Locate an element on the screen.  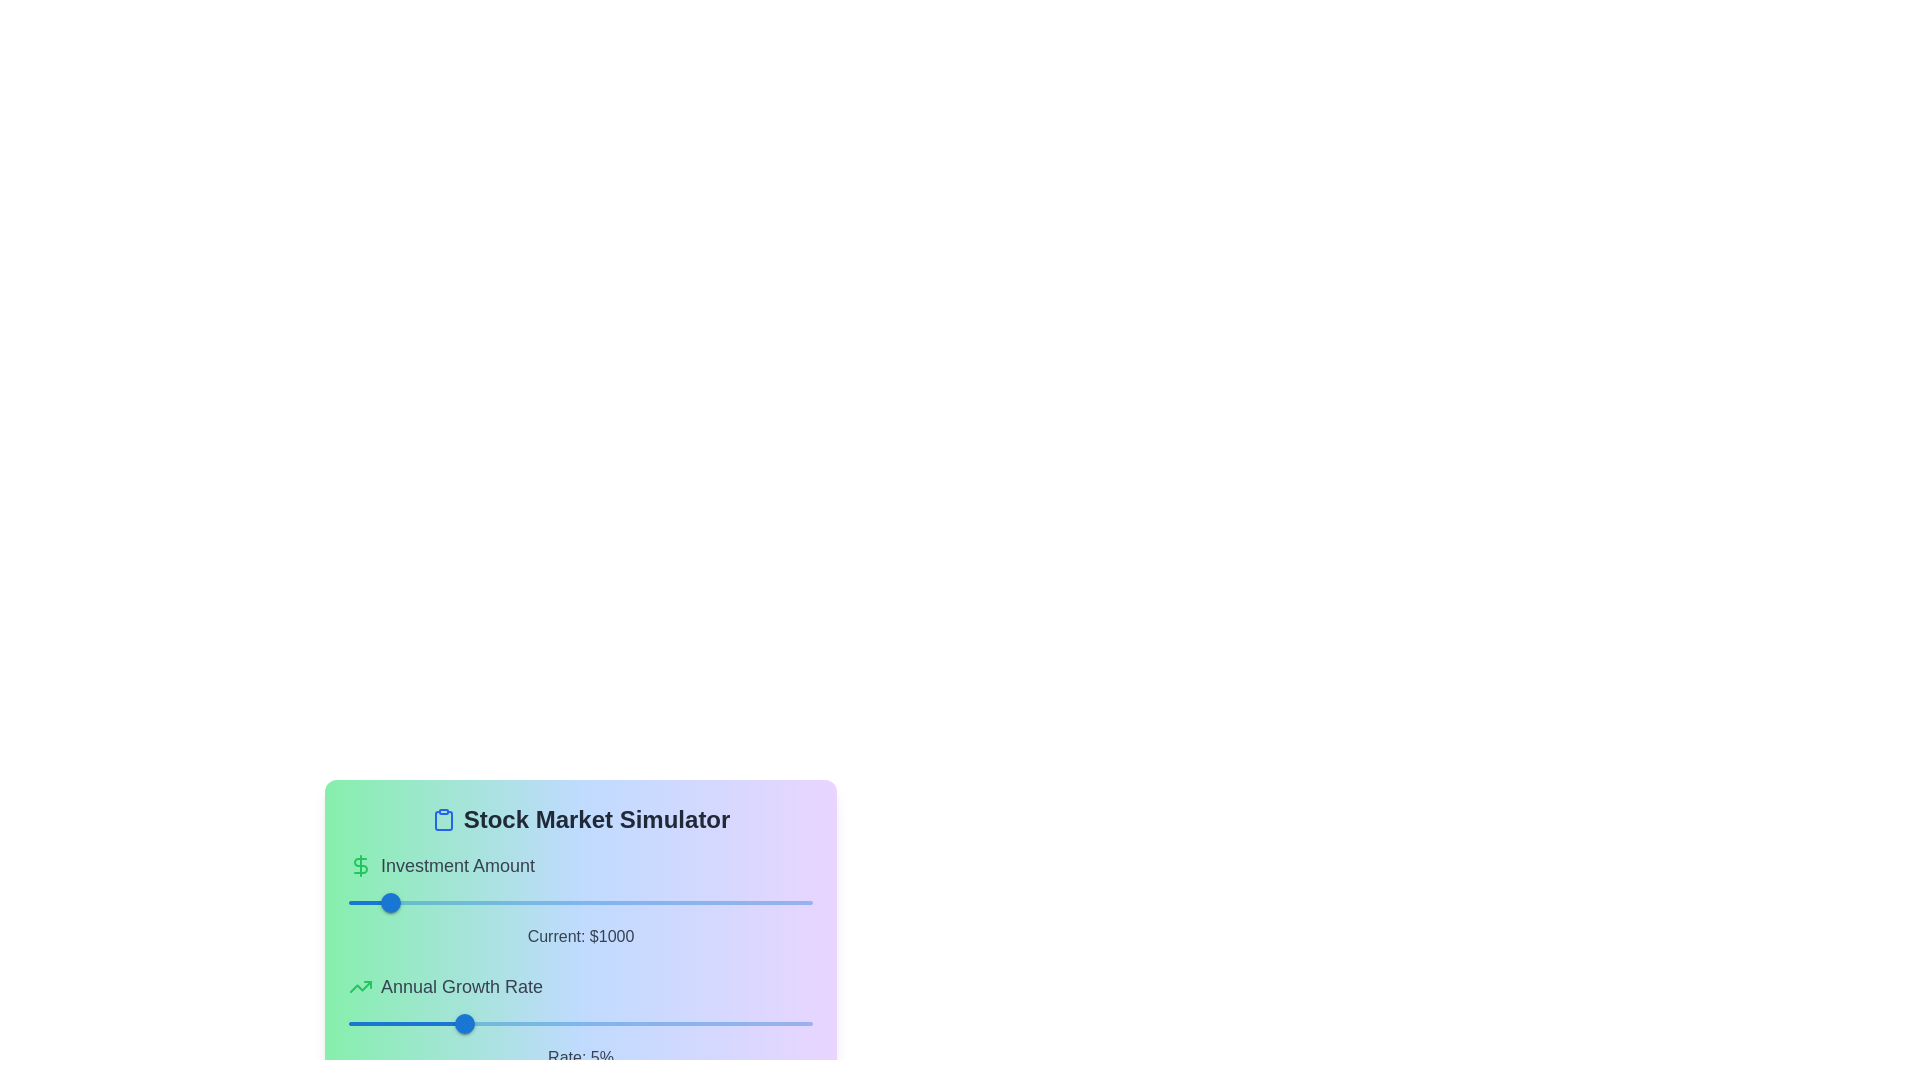
the annual growth rate is located at coordinates (798, 1023).